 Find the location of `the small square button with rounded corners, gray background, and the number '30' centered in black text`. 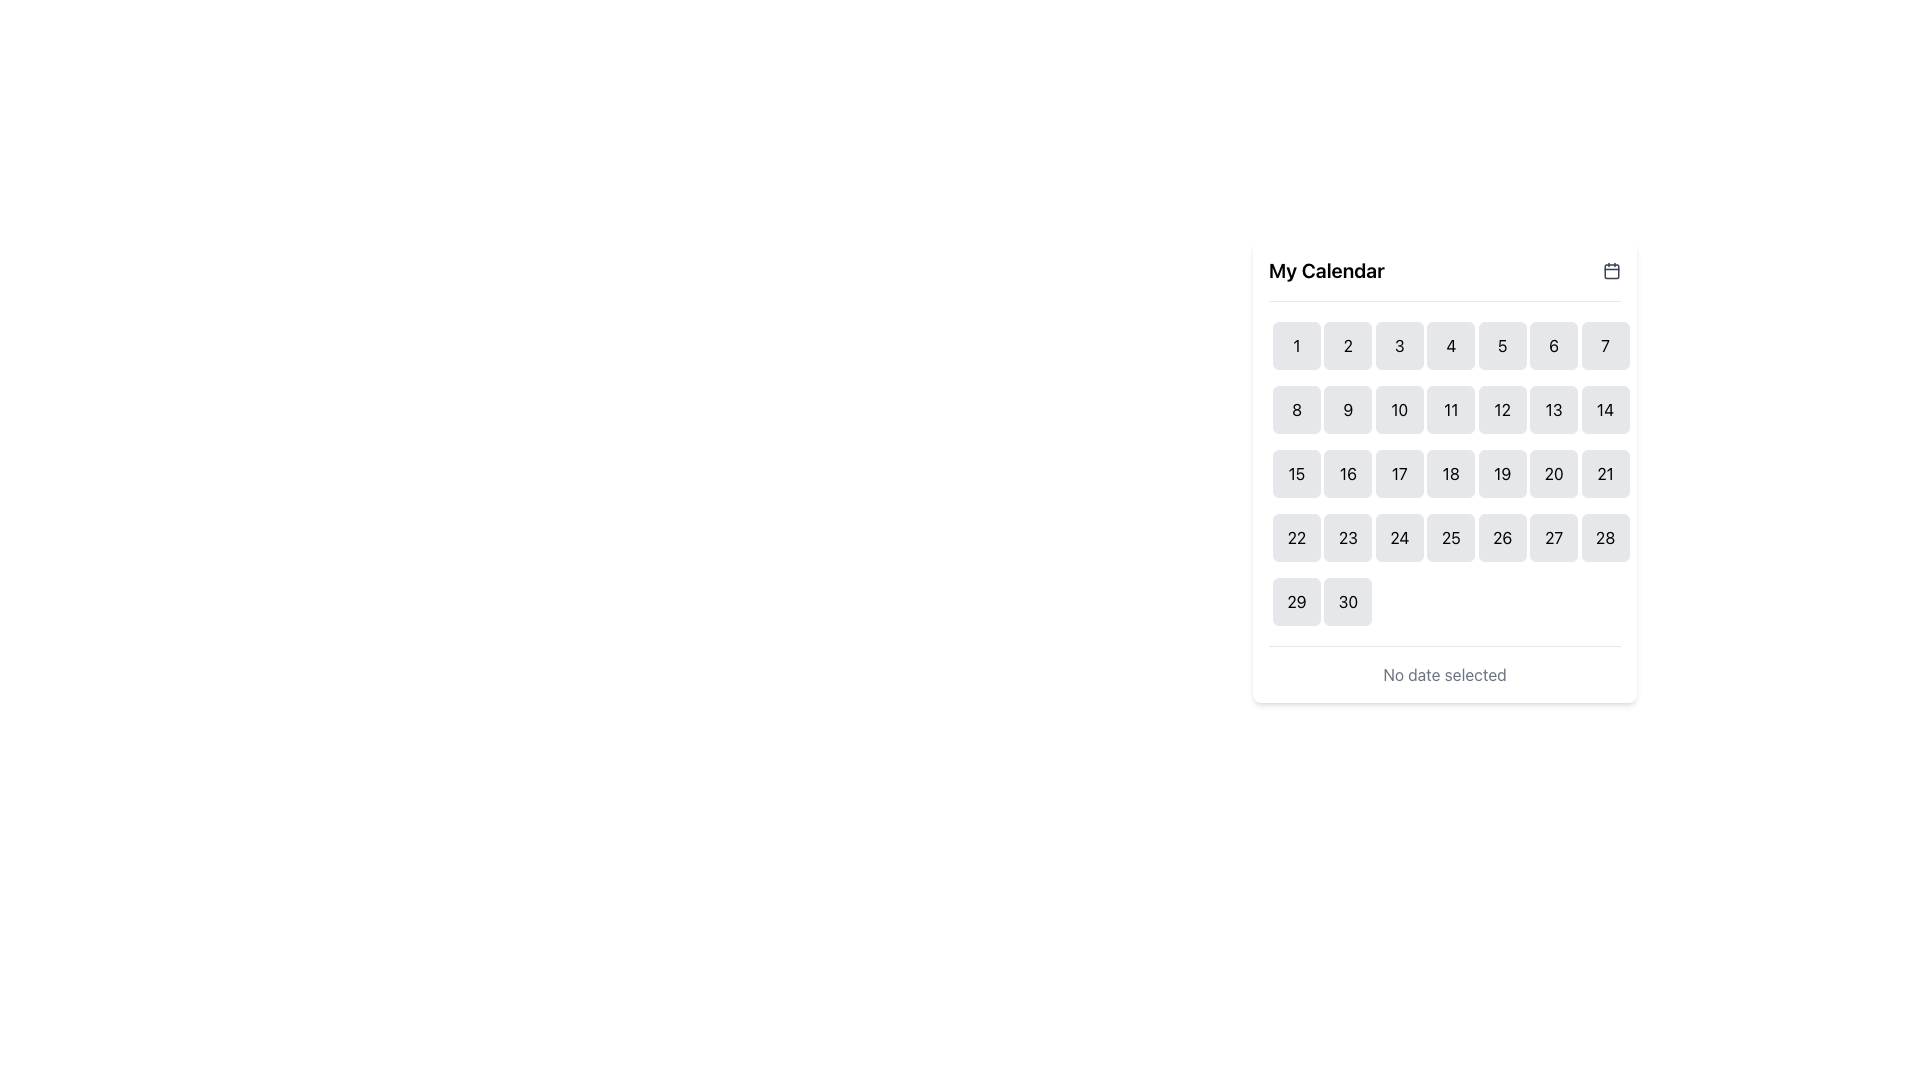

the small square button with rounded corners, gray background, and the number '30' centered in black text is located at coordinates (1348, 600).